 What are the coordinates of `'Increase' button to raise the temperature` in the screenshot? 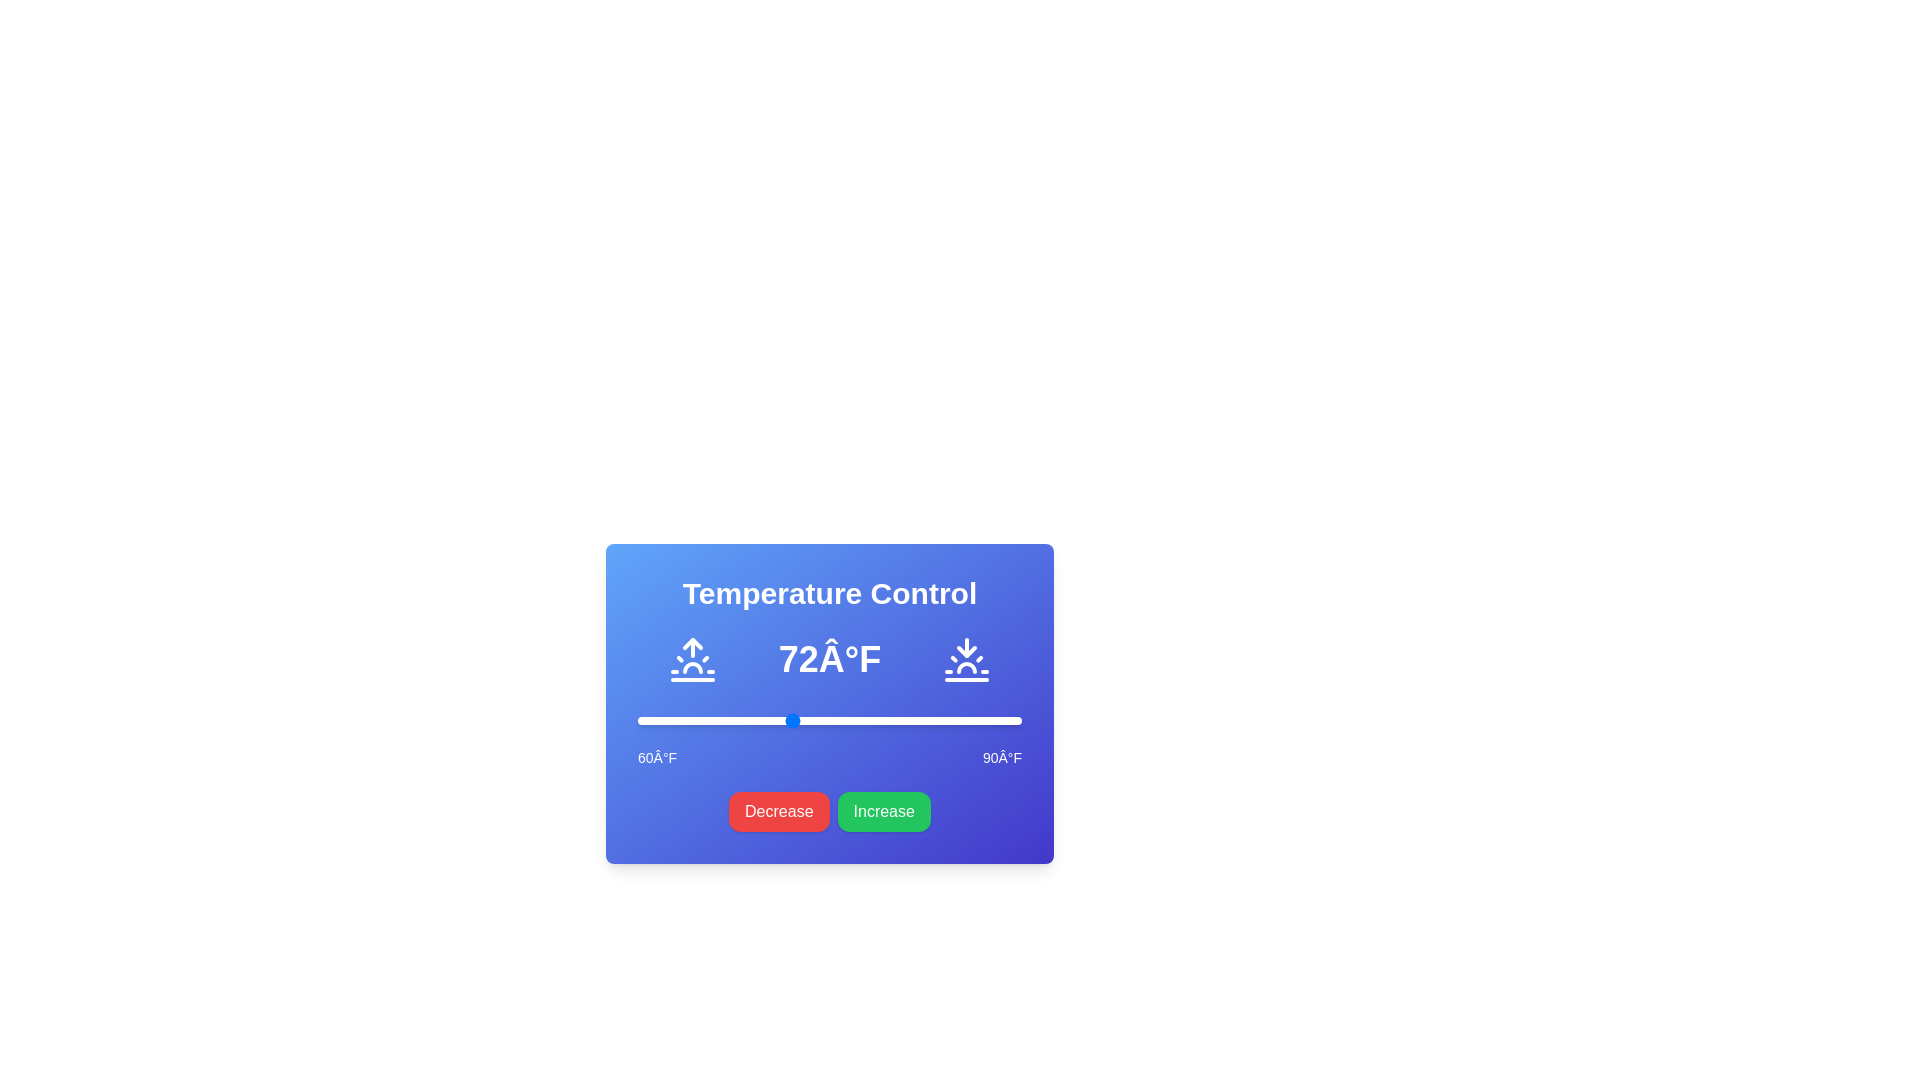 It's located at (882, 812).